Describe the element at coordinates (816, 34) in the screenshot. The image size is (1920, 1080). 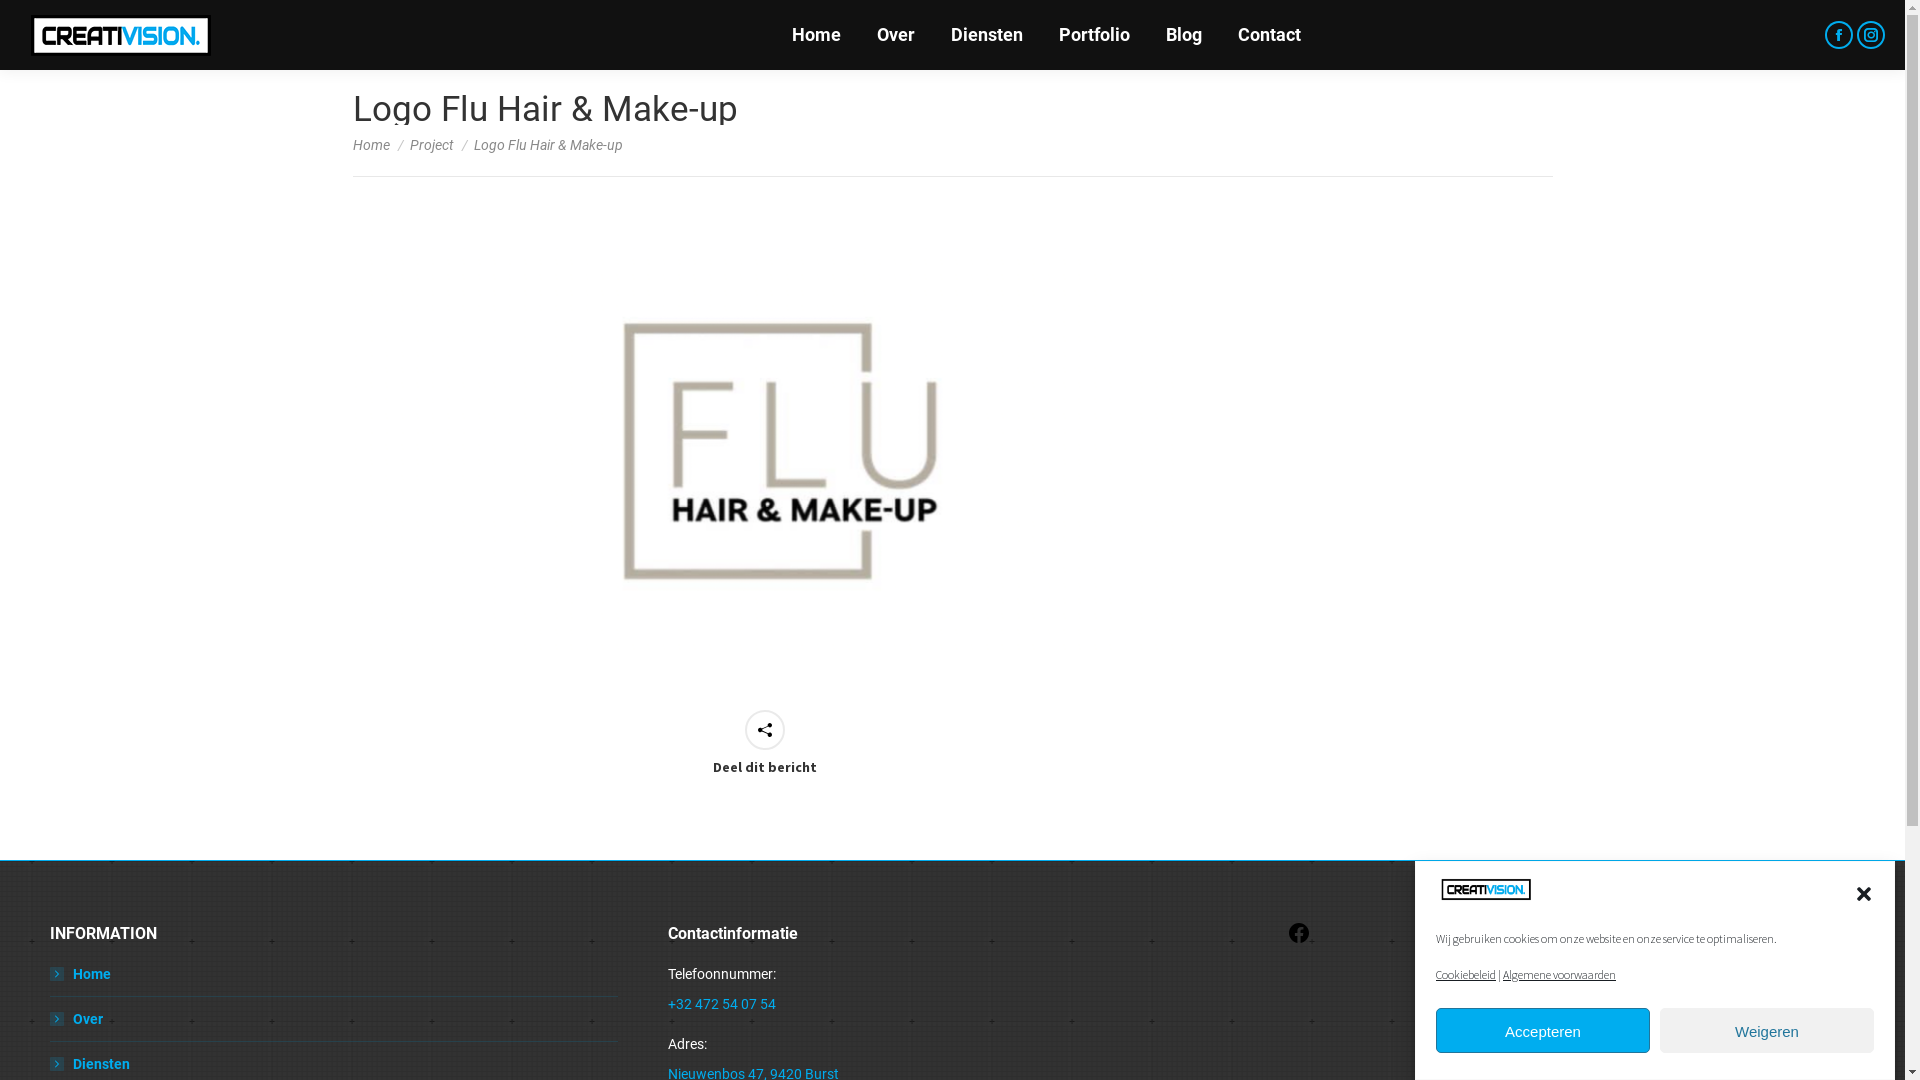
I see `'Home'` at that location.